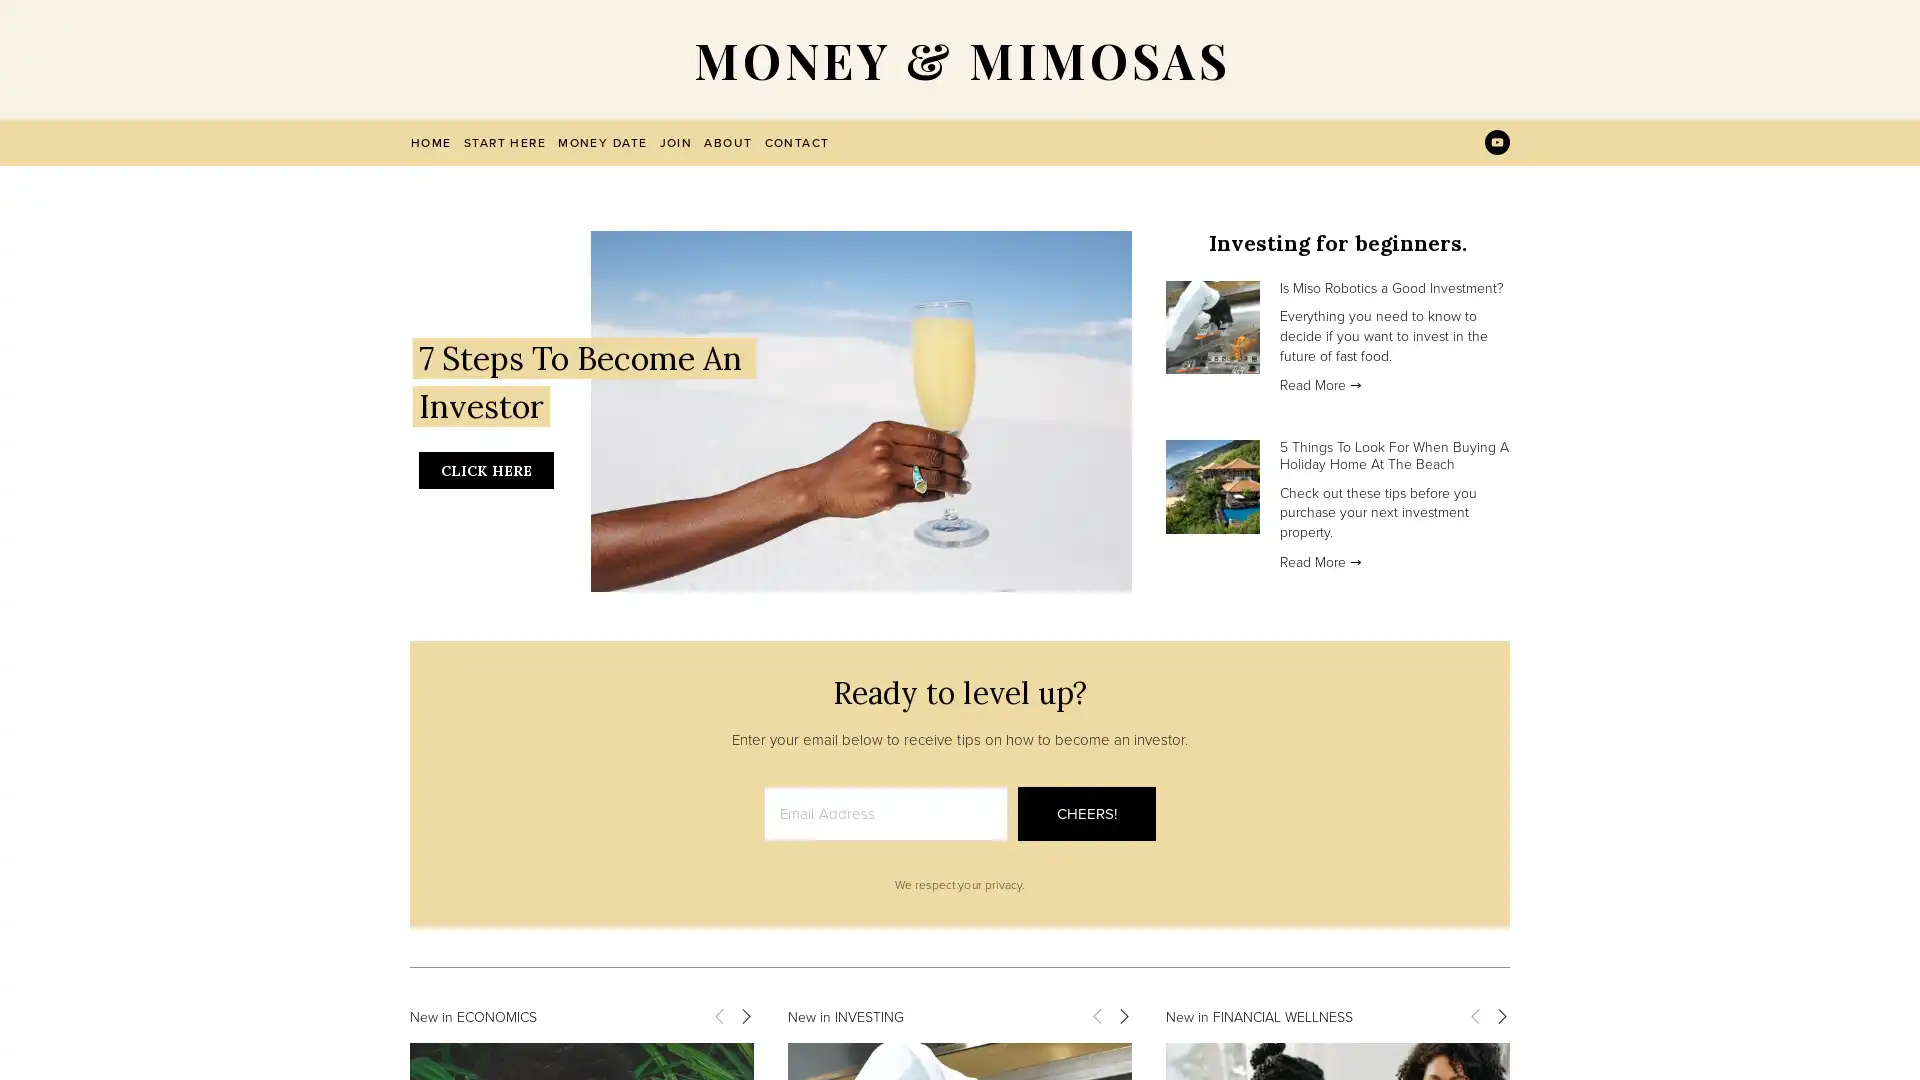  What do you see at coordinates (1096, 1014) in the screenshot?
I see `Previous` at bounding box center [1096, 1014].